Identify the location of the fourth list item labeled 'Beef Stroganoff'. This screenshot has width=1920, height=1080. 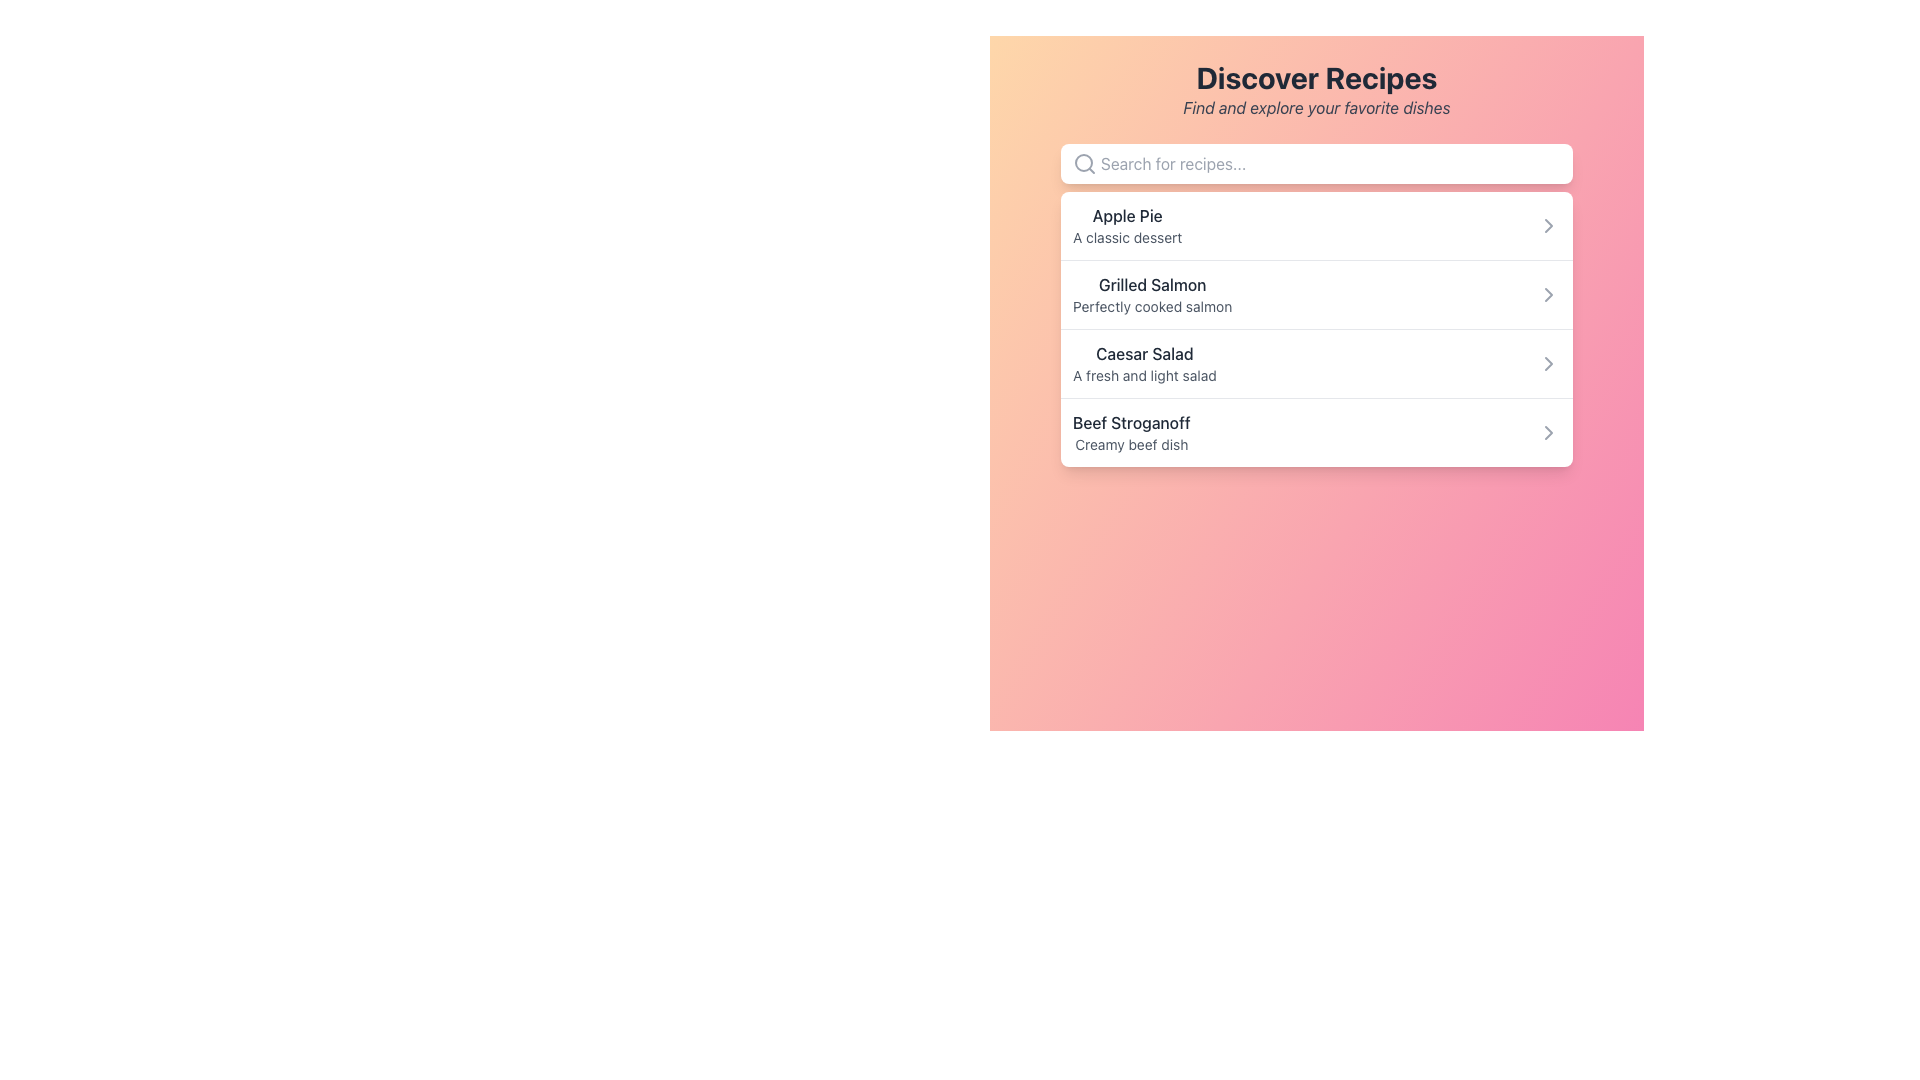
(1131, 431).